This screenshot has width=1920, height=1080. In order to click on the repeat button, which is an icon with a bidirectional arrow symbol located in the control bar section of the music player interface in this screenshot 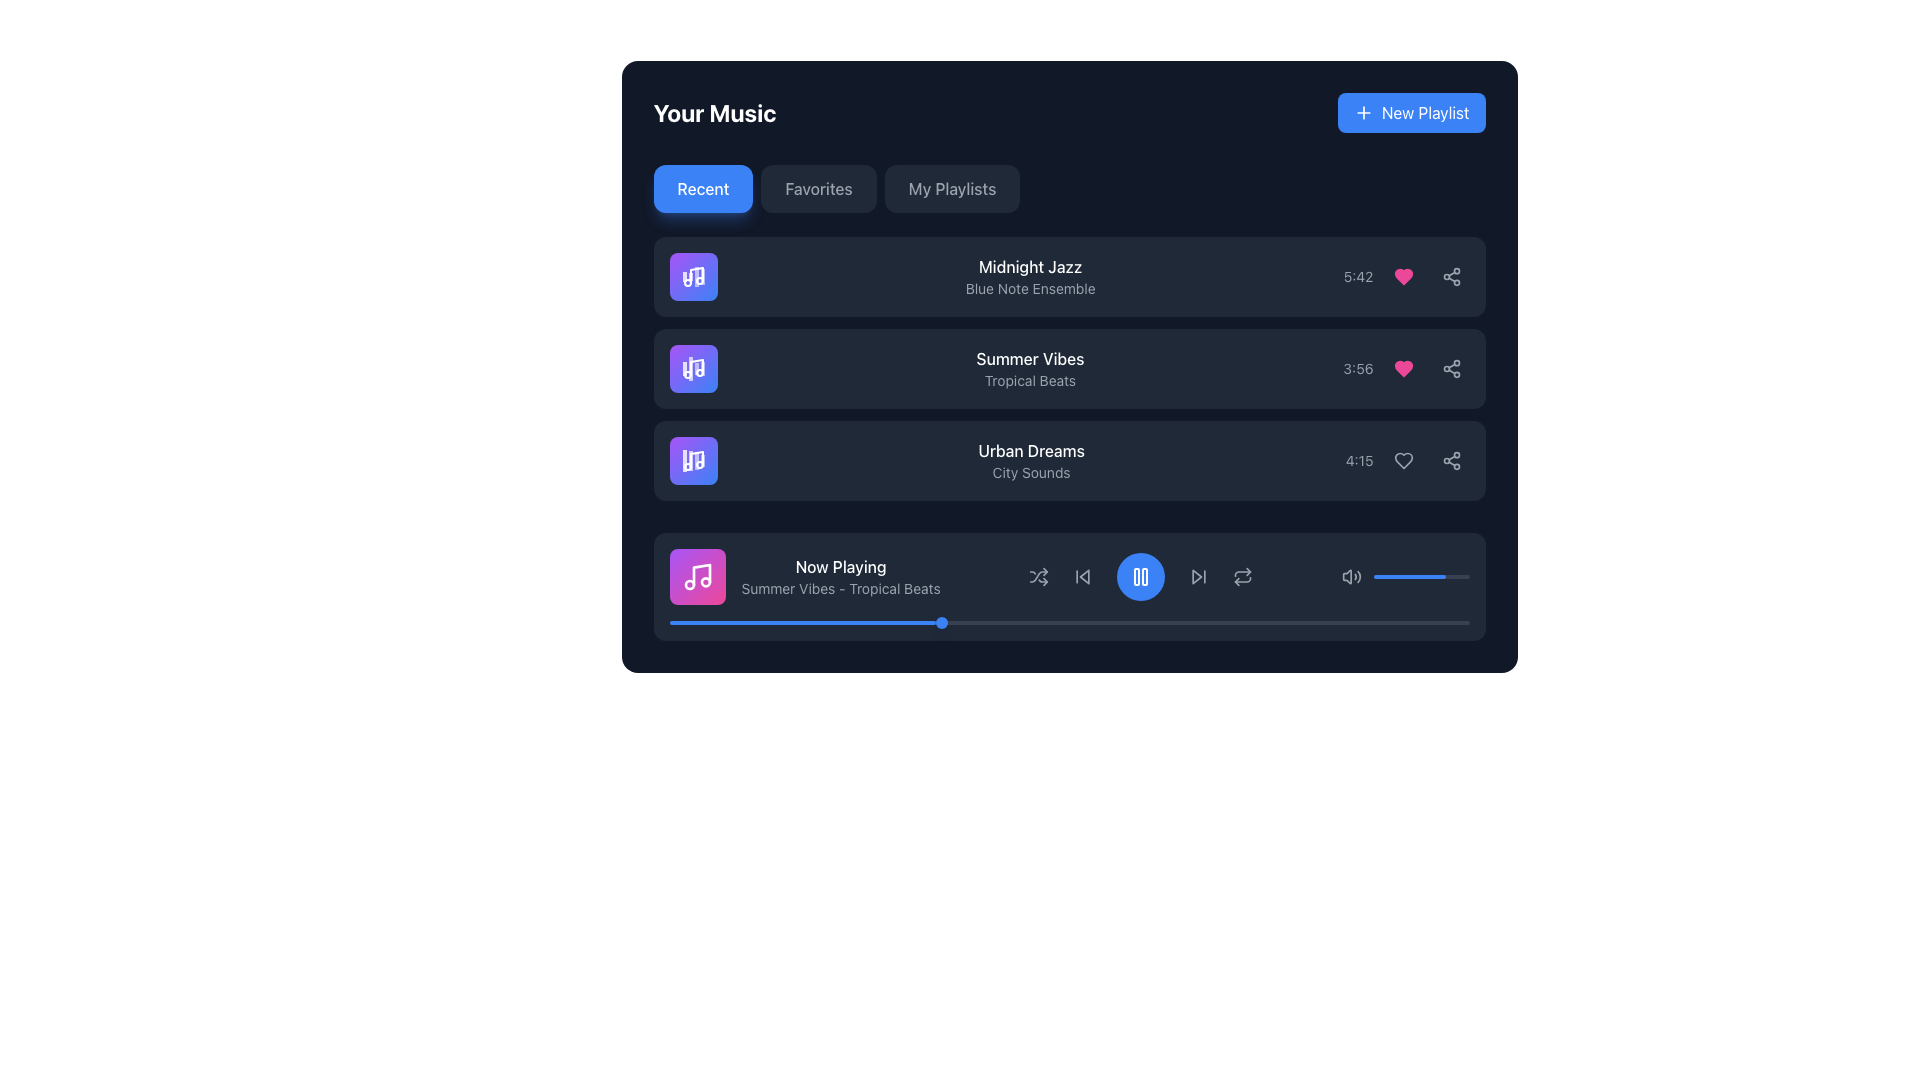, I will do `click(1242, 577)`.